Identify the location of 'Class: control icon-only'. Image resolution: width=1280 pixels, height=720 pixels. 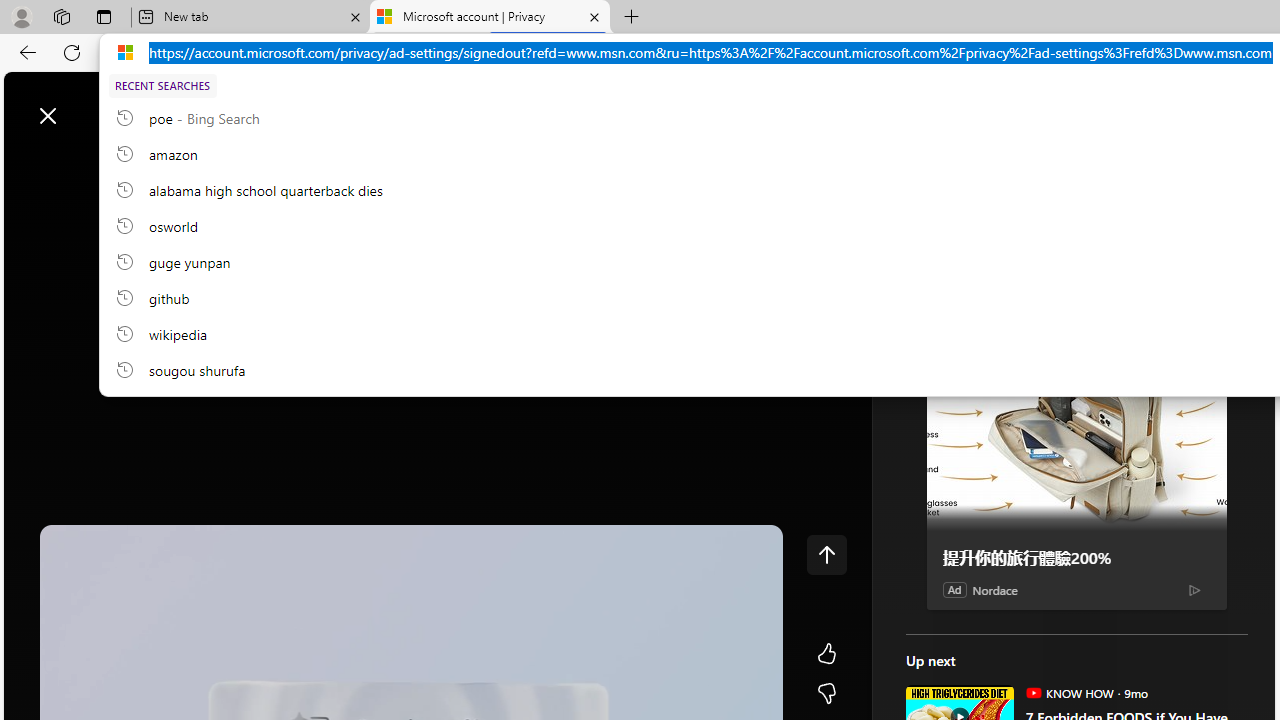
(826, 555).